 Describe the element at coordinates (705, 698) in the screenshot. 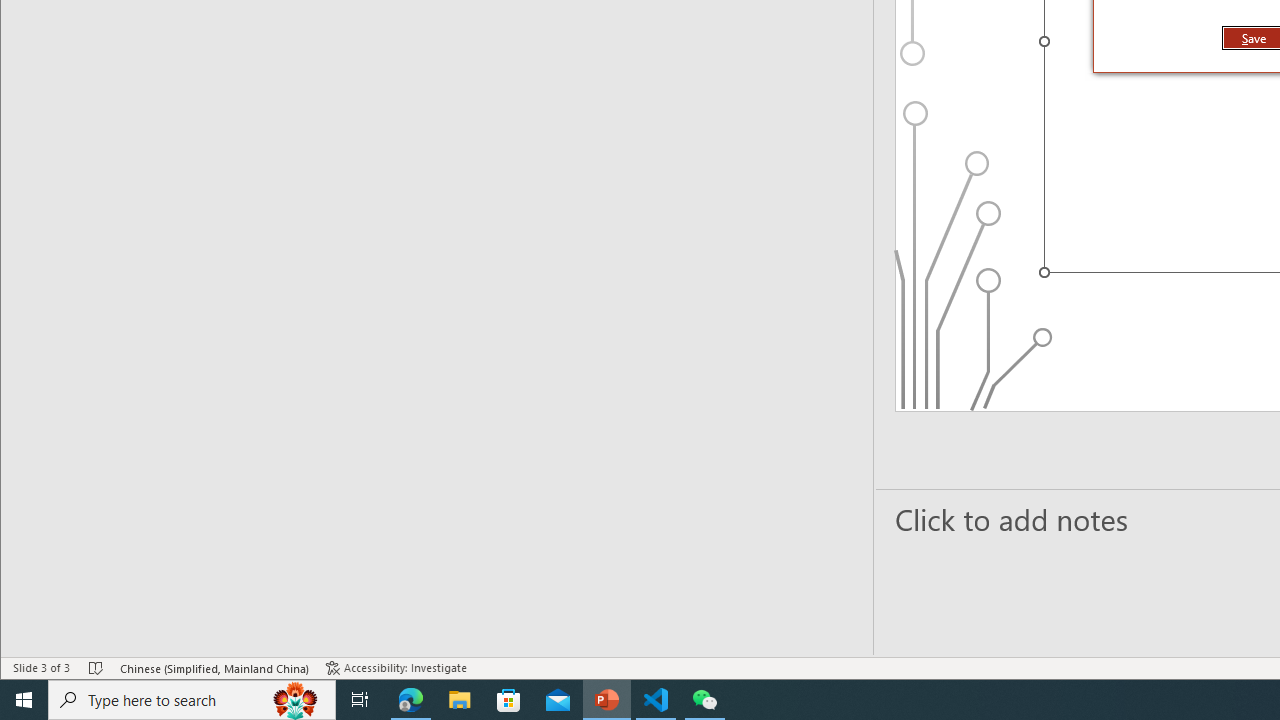

I see `'WeChat - 1 running window'` at that location.